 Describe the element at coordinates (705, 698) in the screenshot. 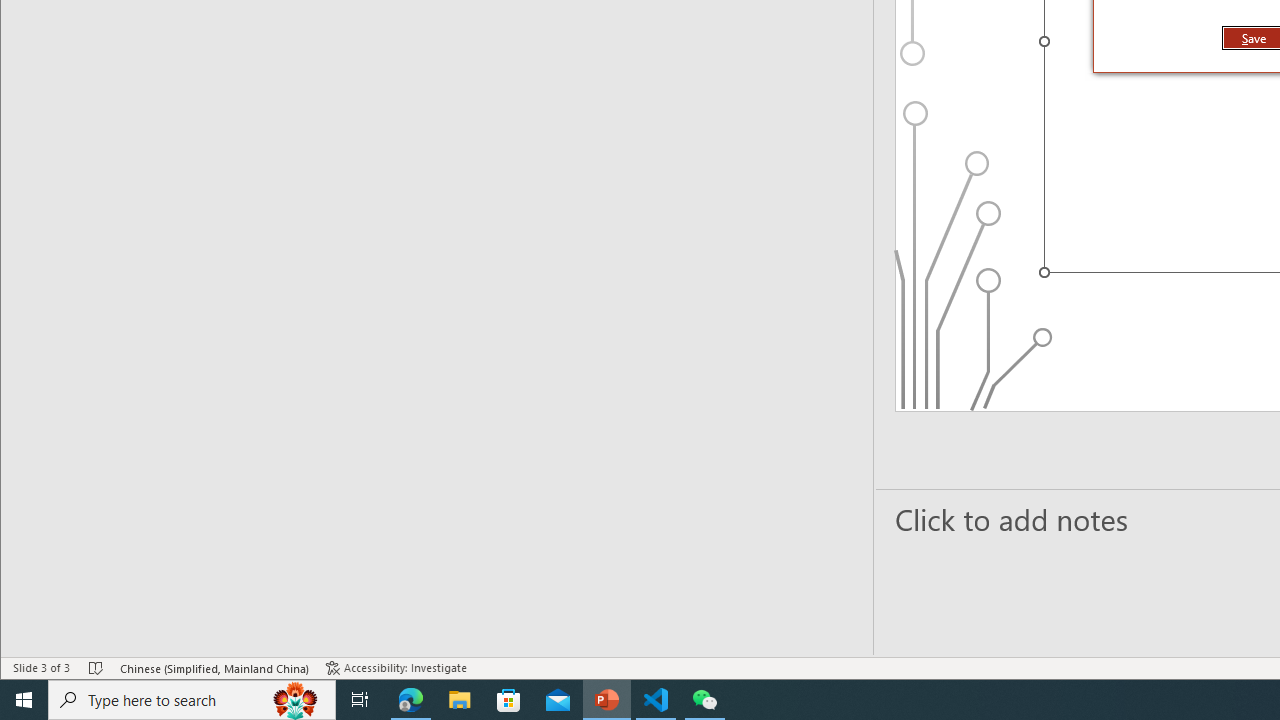

I see `'WeChat - 1 running window'` at that location.